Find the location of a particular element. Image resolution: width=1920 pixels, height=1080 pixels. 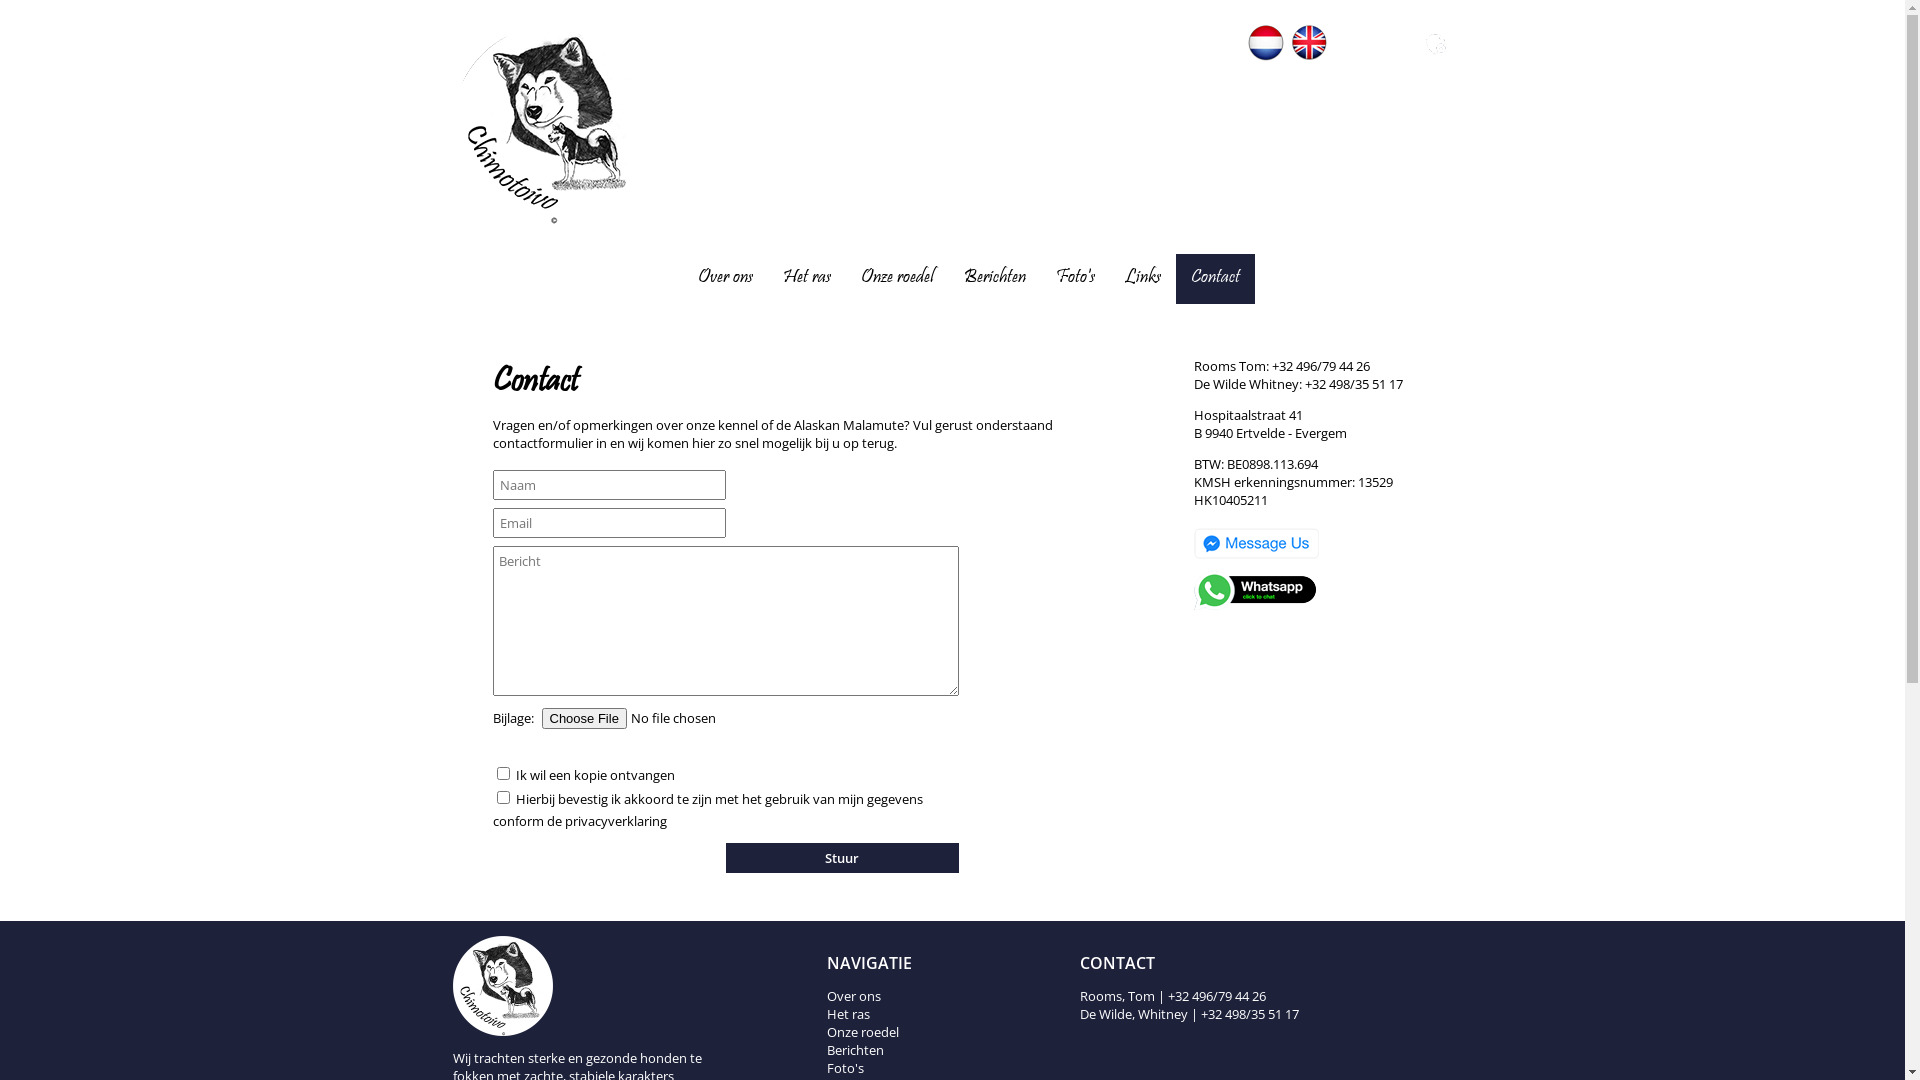

'Privacy policy' is located at coordinates (1434, 55).